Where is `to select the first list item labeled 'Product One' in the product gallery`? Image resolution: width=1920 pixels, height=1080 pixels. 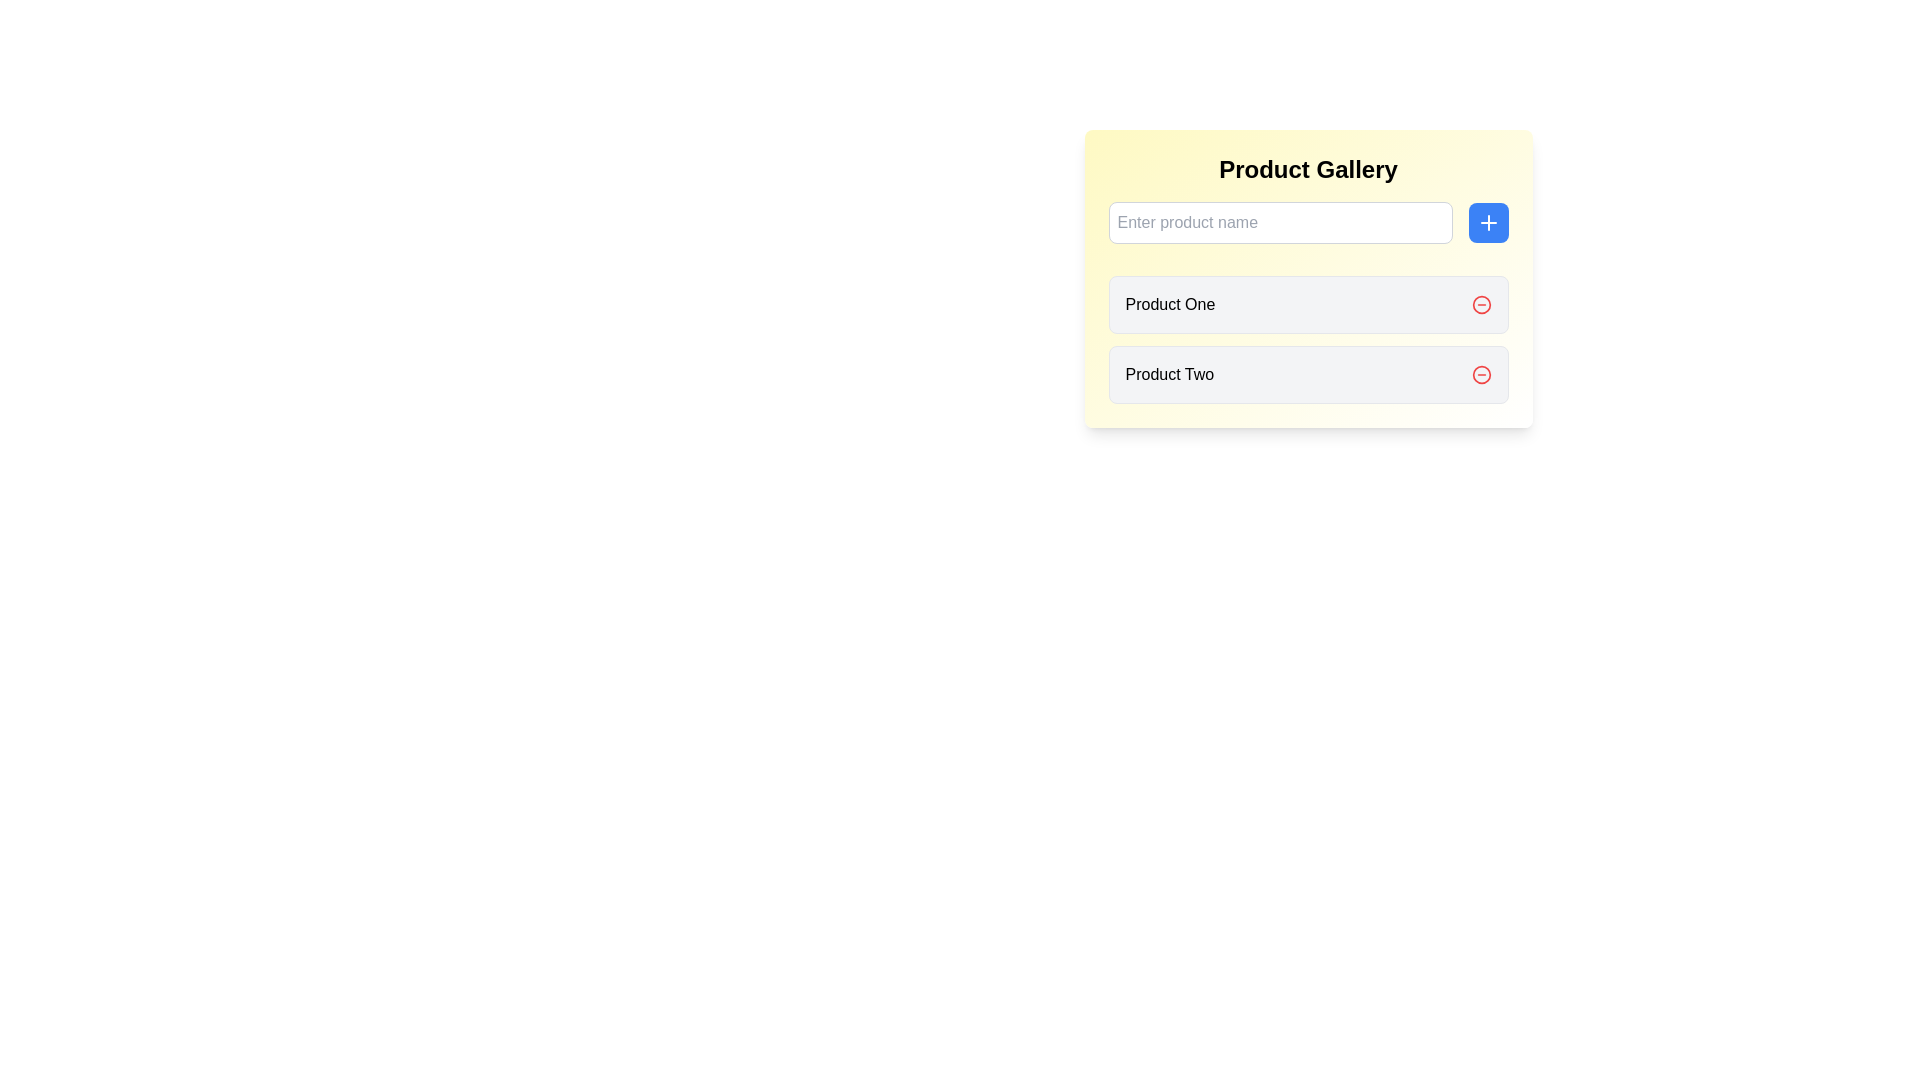
to select the first list item labeled 'Product One' in the product gallery is located at coordinates (1308, 304).